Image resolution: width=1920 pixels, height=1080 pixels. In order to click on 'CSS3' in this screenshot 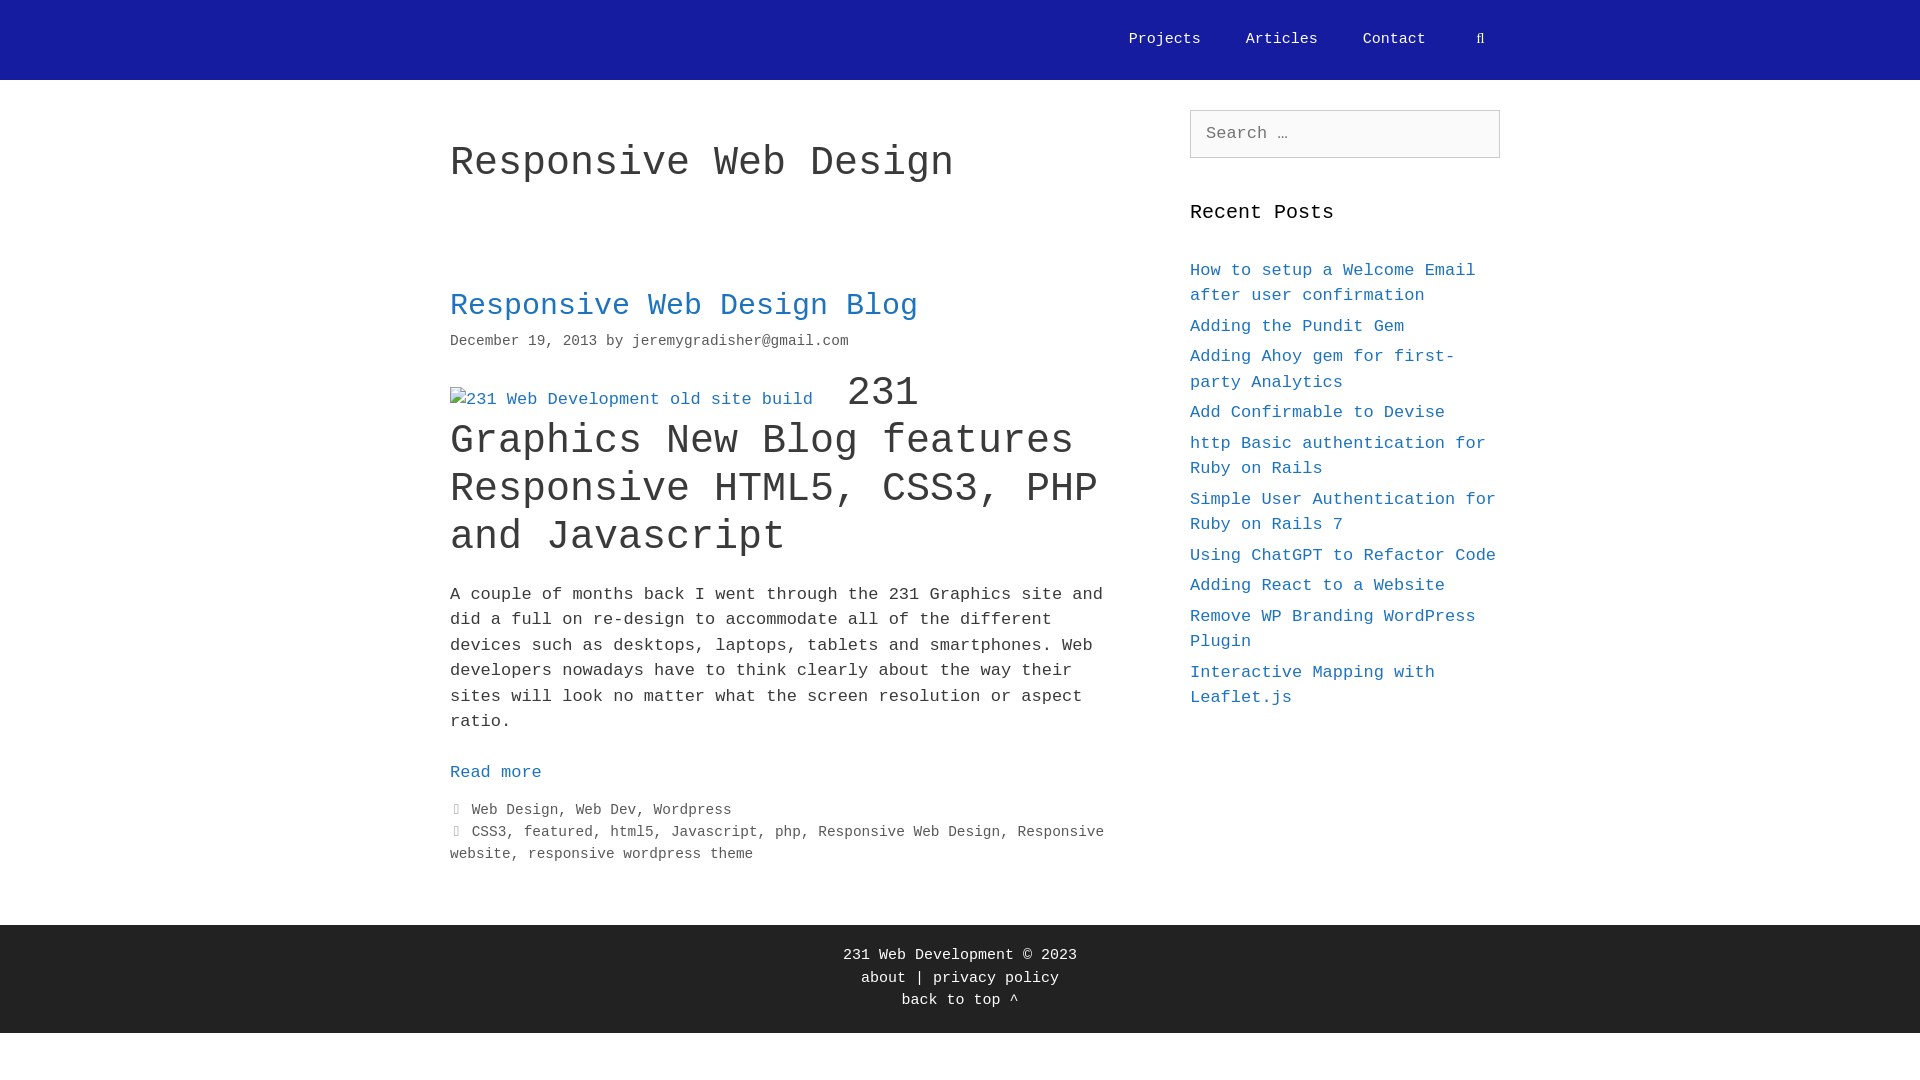, I will do `click(470, 832)`.